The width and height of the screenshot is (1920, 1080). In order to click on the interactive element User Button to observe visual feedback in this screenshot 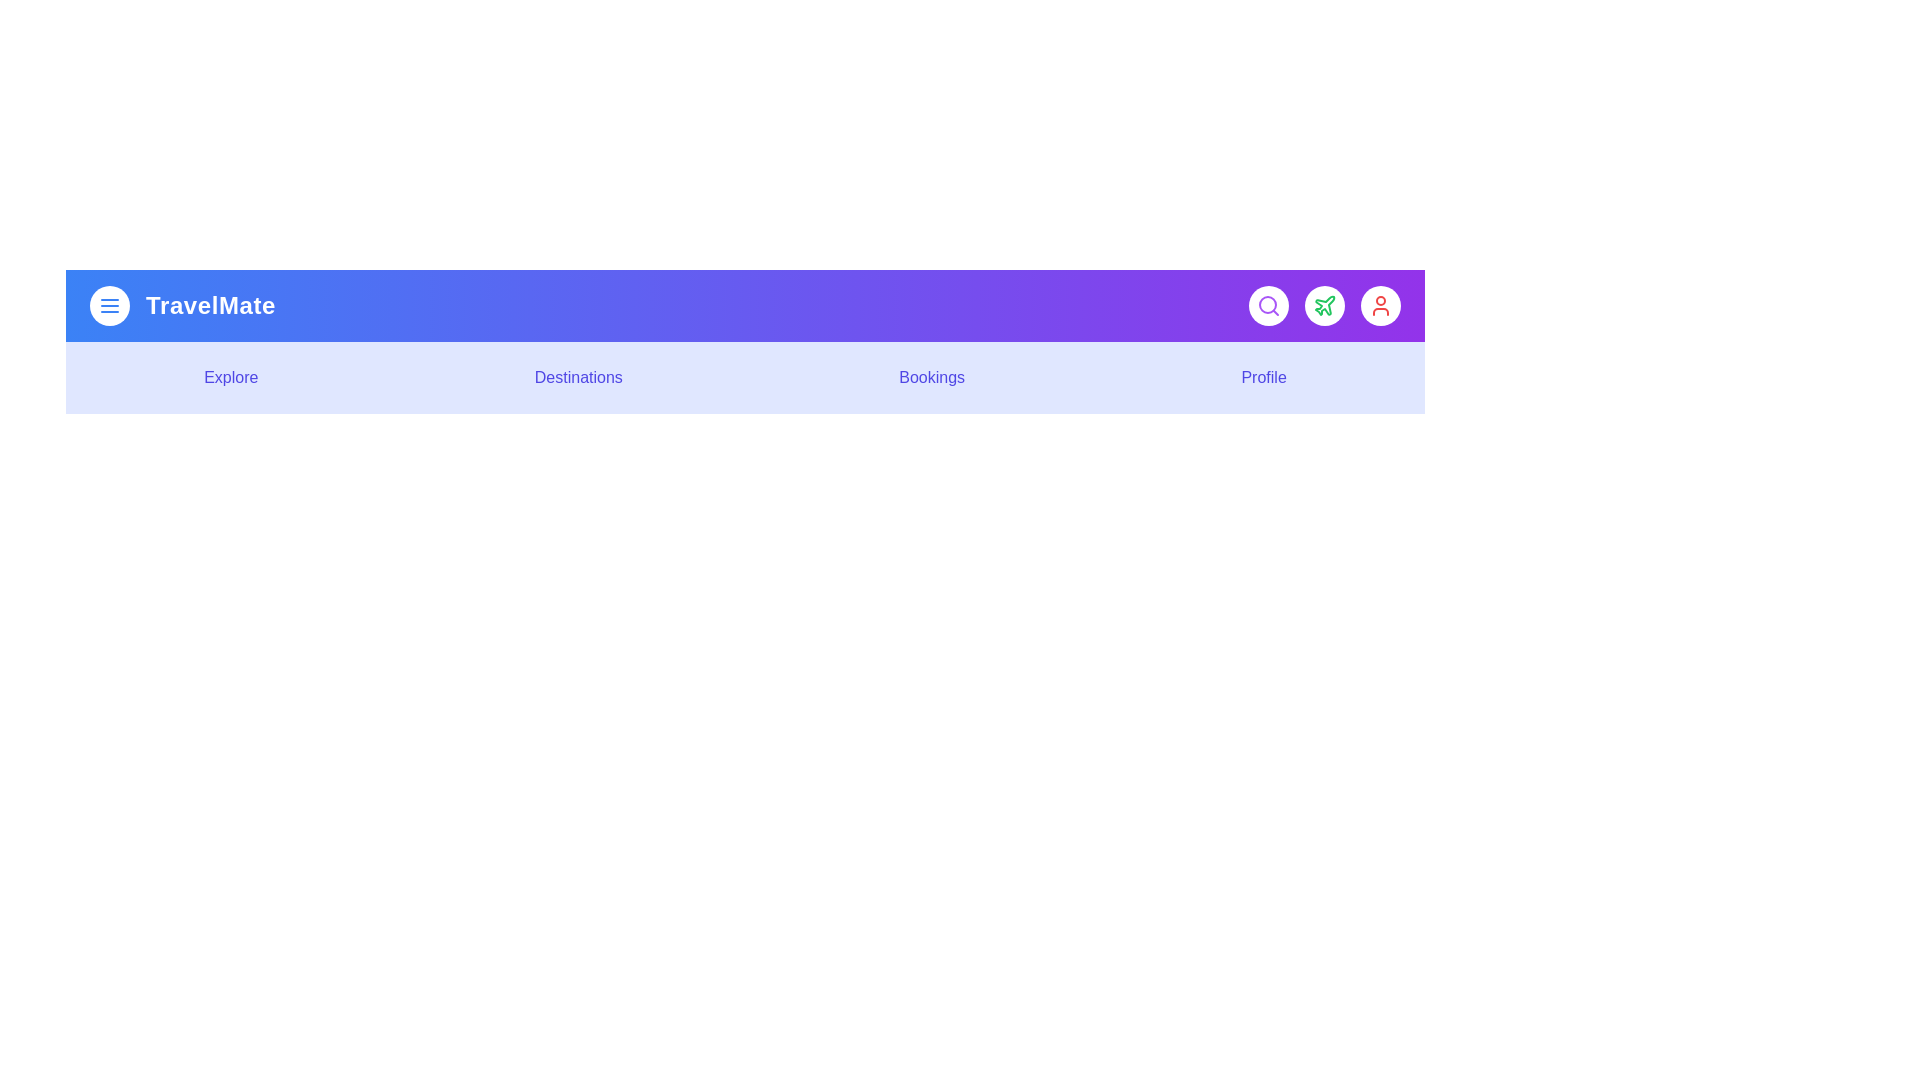, I will do `click(1380, 305)`.